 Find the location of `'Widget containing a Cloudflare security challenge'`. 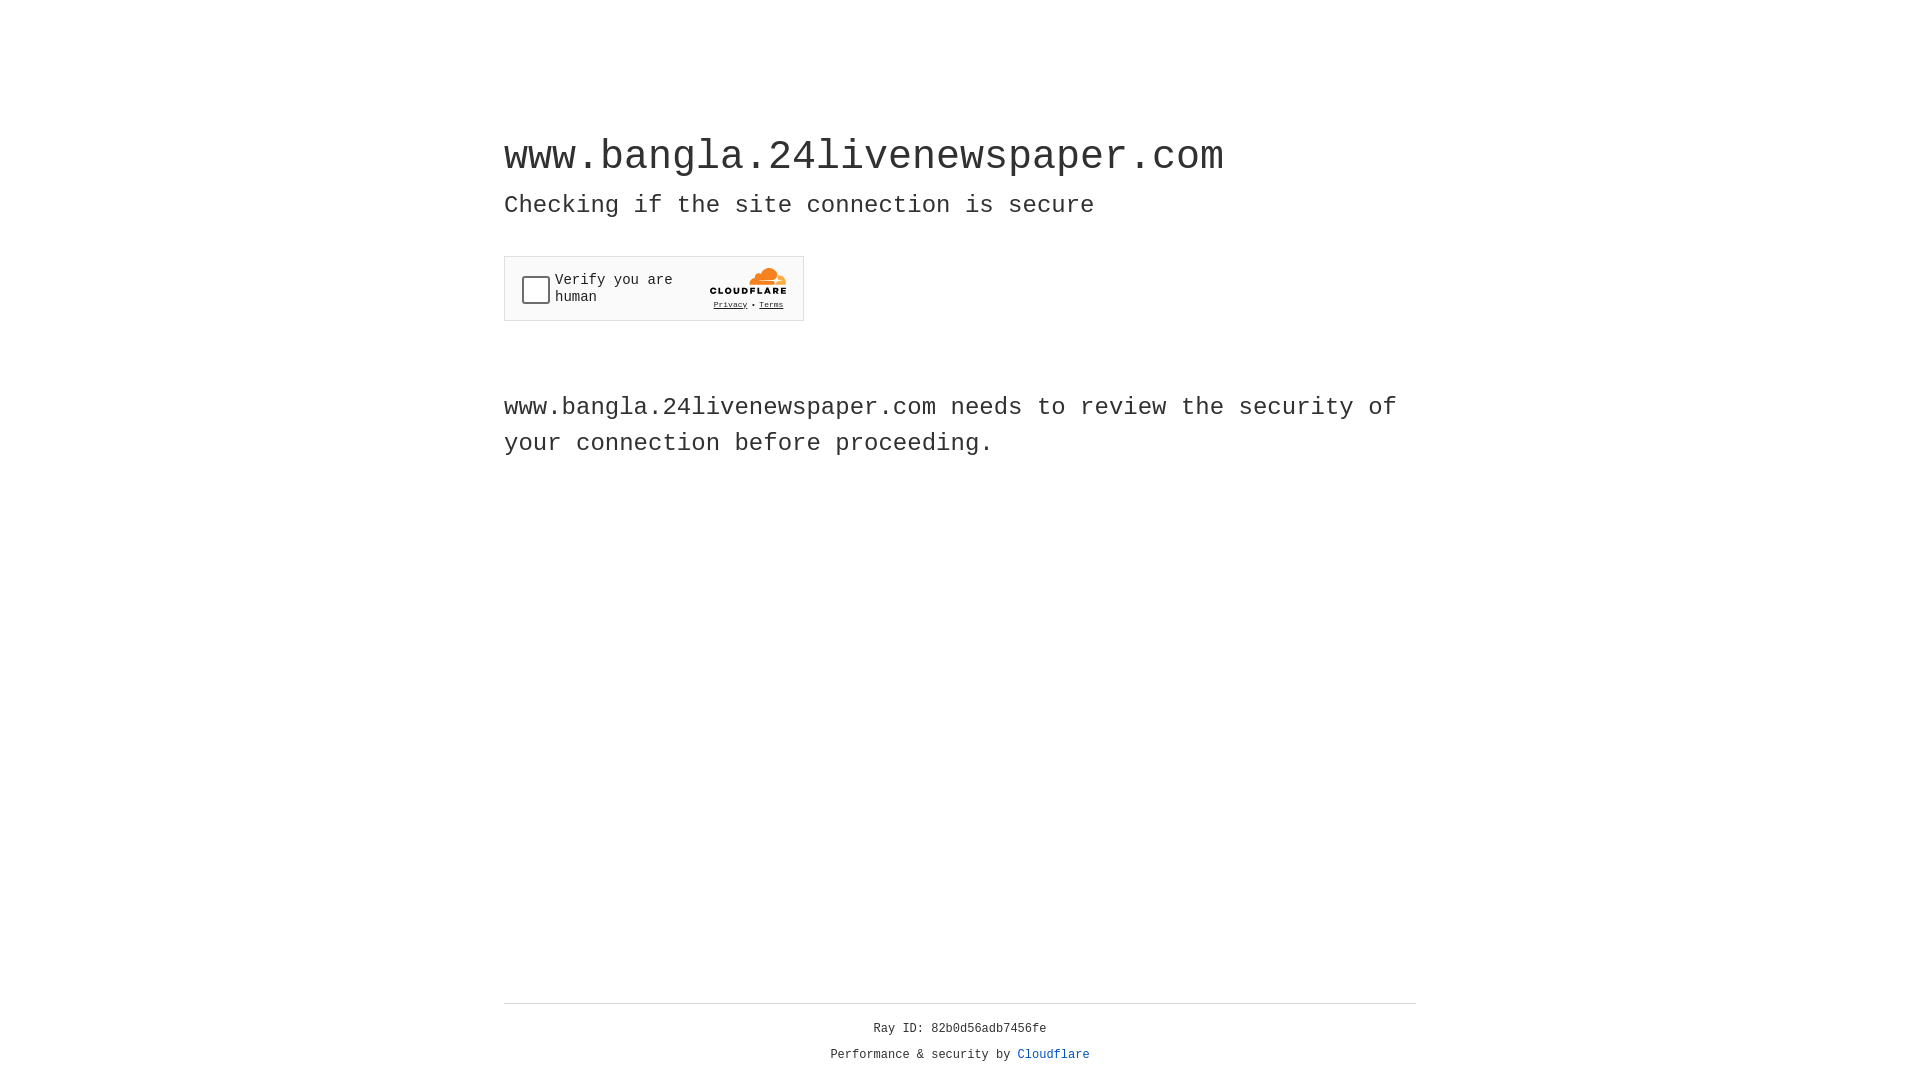

'Widget containing a Cloudflare security challenge' is located at coordinates (653, 288).